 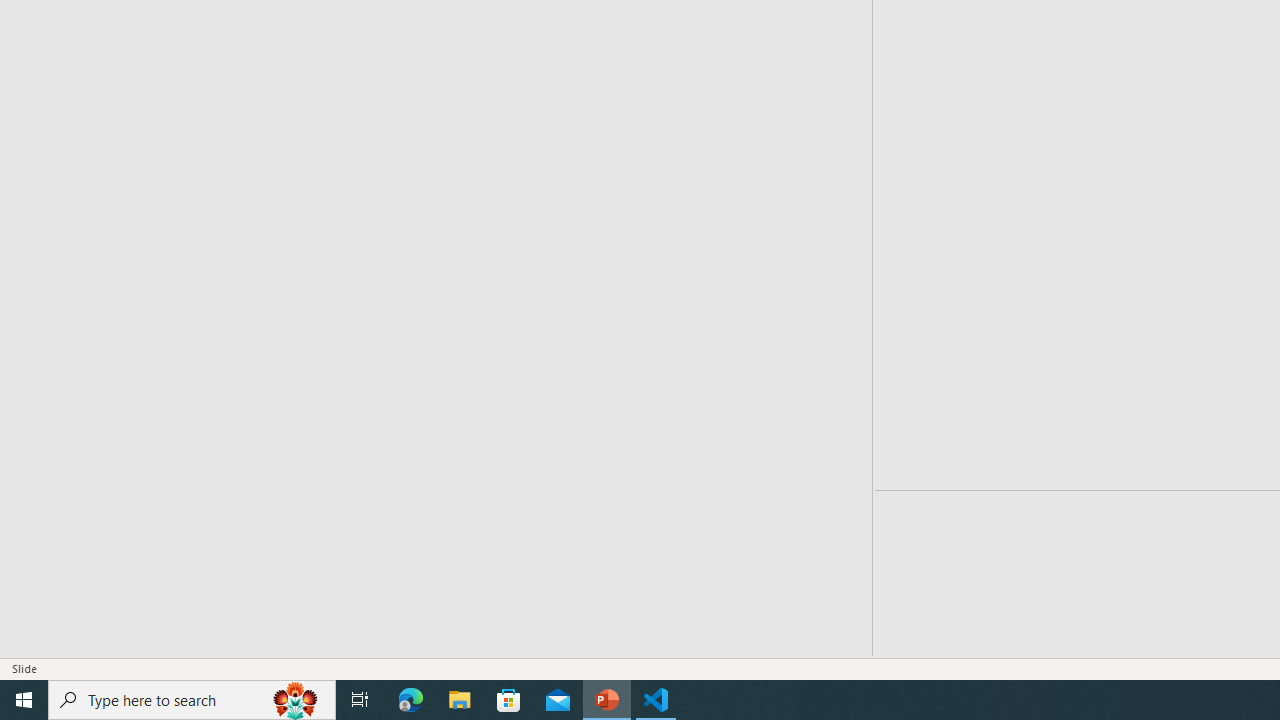 What do you see at coordinates (459, 698) in the screenshot?
I see `'File Explorer'` at bounding box center [459, 698].